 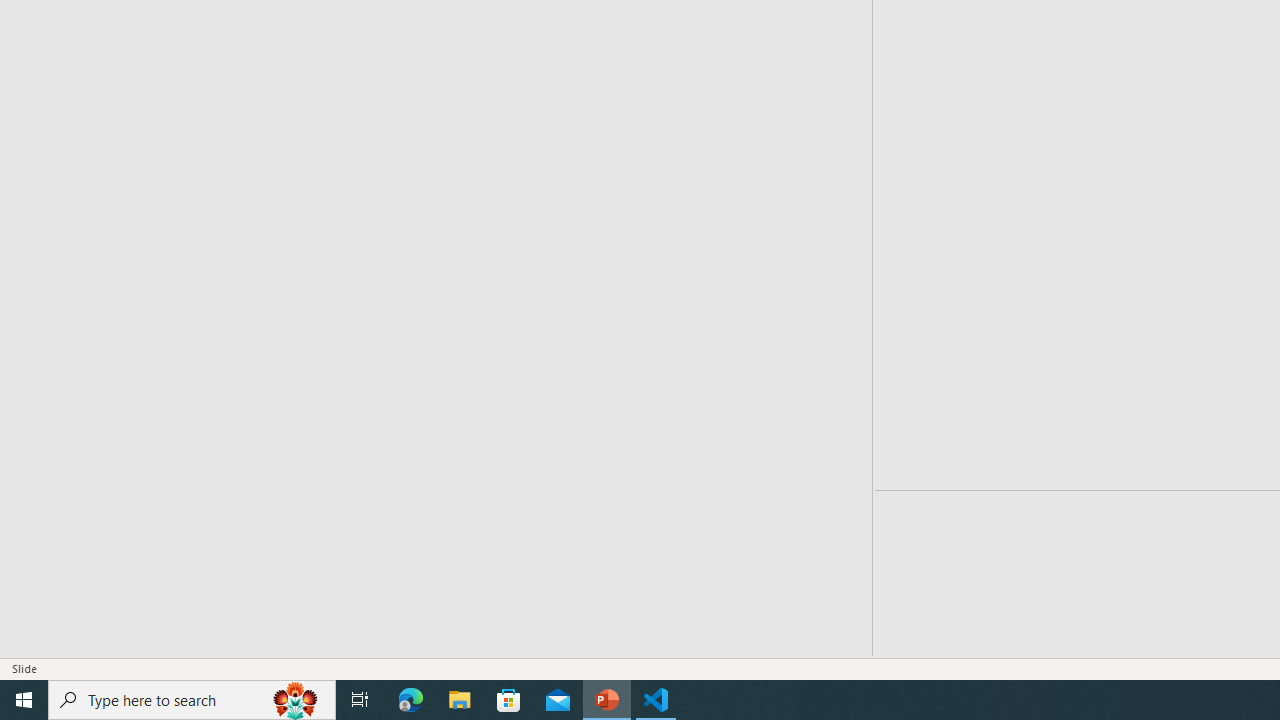 What do you see at coordinates (459, 698) in the screenshot?
I see `'File Explorer'` at bounding box center [459, 698].